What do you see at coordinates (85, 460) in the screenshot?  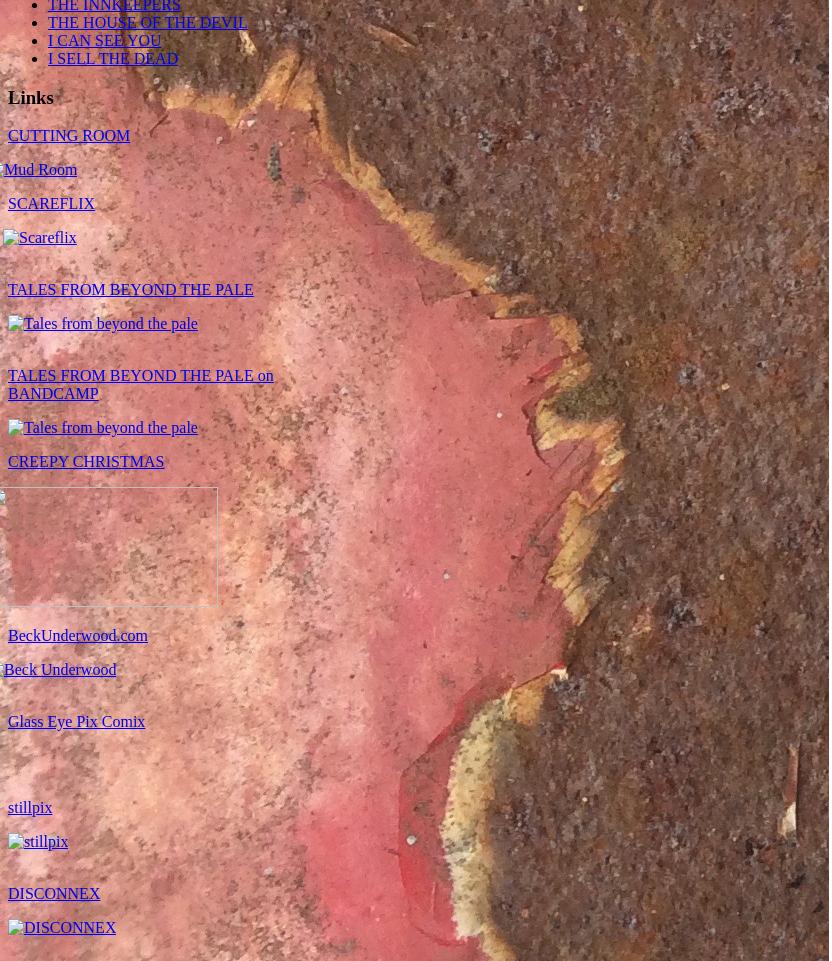 I see `'CREEPY CHRISTMAS'` at bounding box center [85, 460].